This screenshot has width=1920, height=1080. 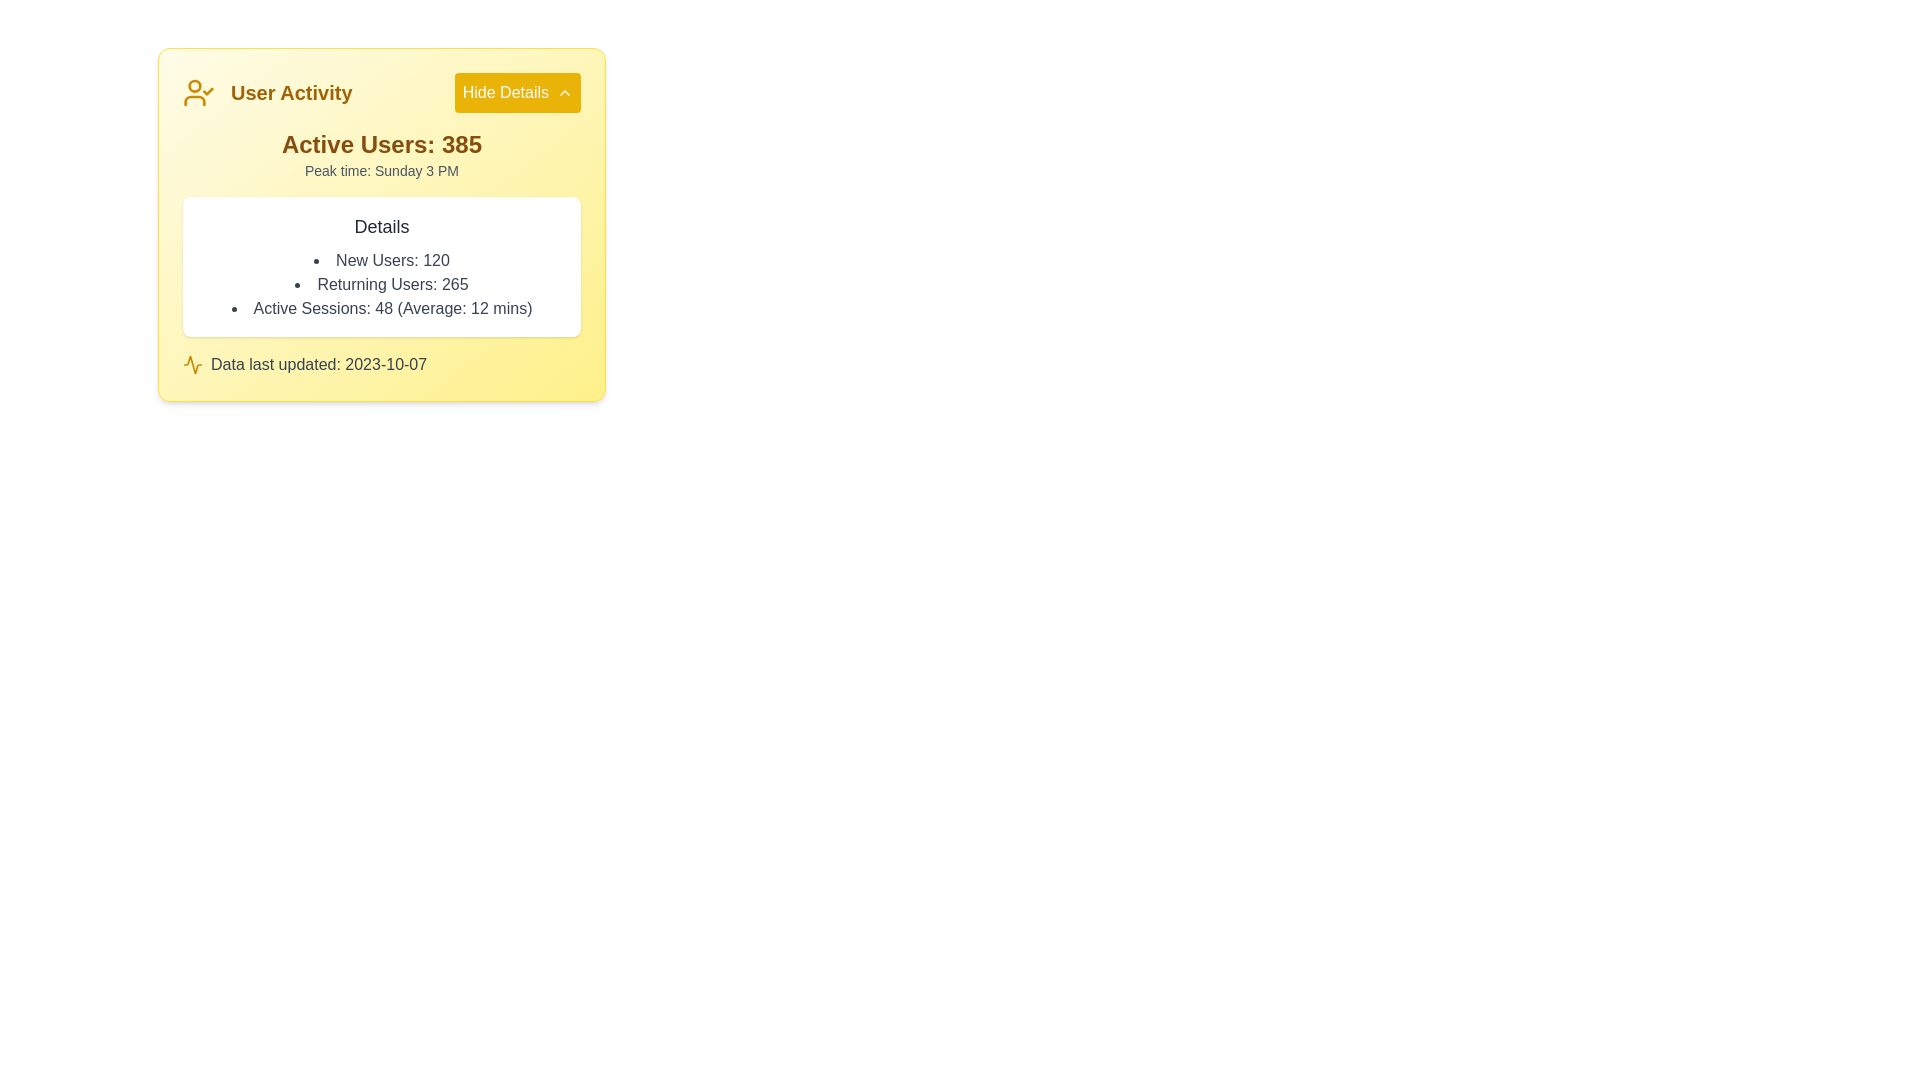 What do you see at coordinates (382, 153) in the screenshot?
I see `displayed information from the text block showing 'Active Users: 385' in bold yellowish-brown font and 'Peak time: Sunday 3 PM' in smaller gray text, located centrally in the yellow card layout` at bounding box center [382, 153].